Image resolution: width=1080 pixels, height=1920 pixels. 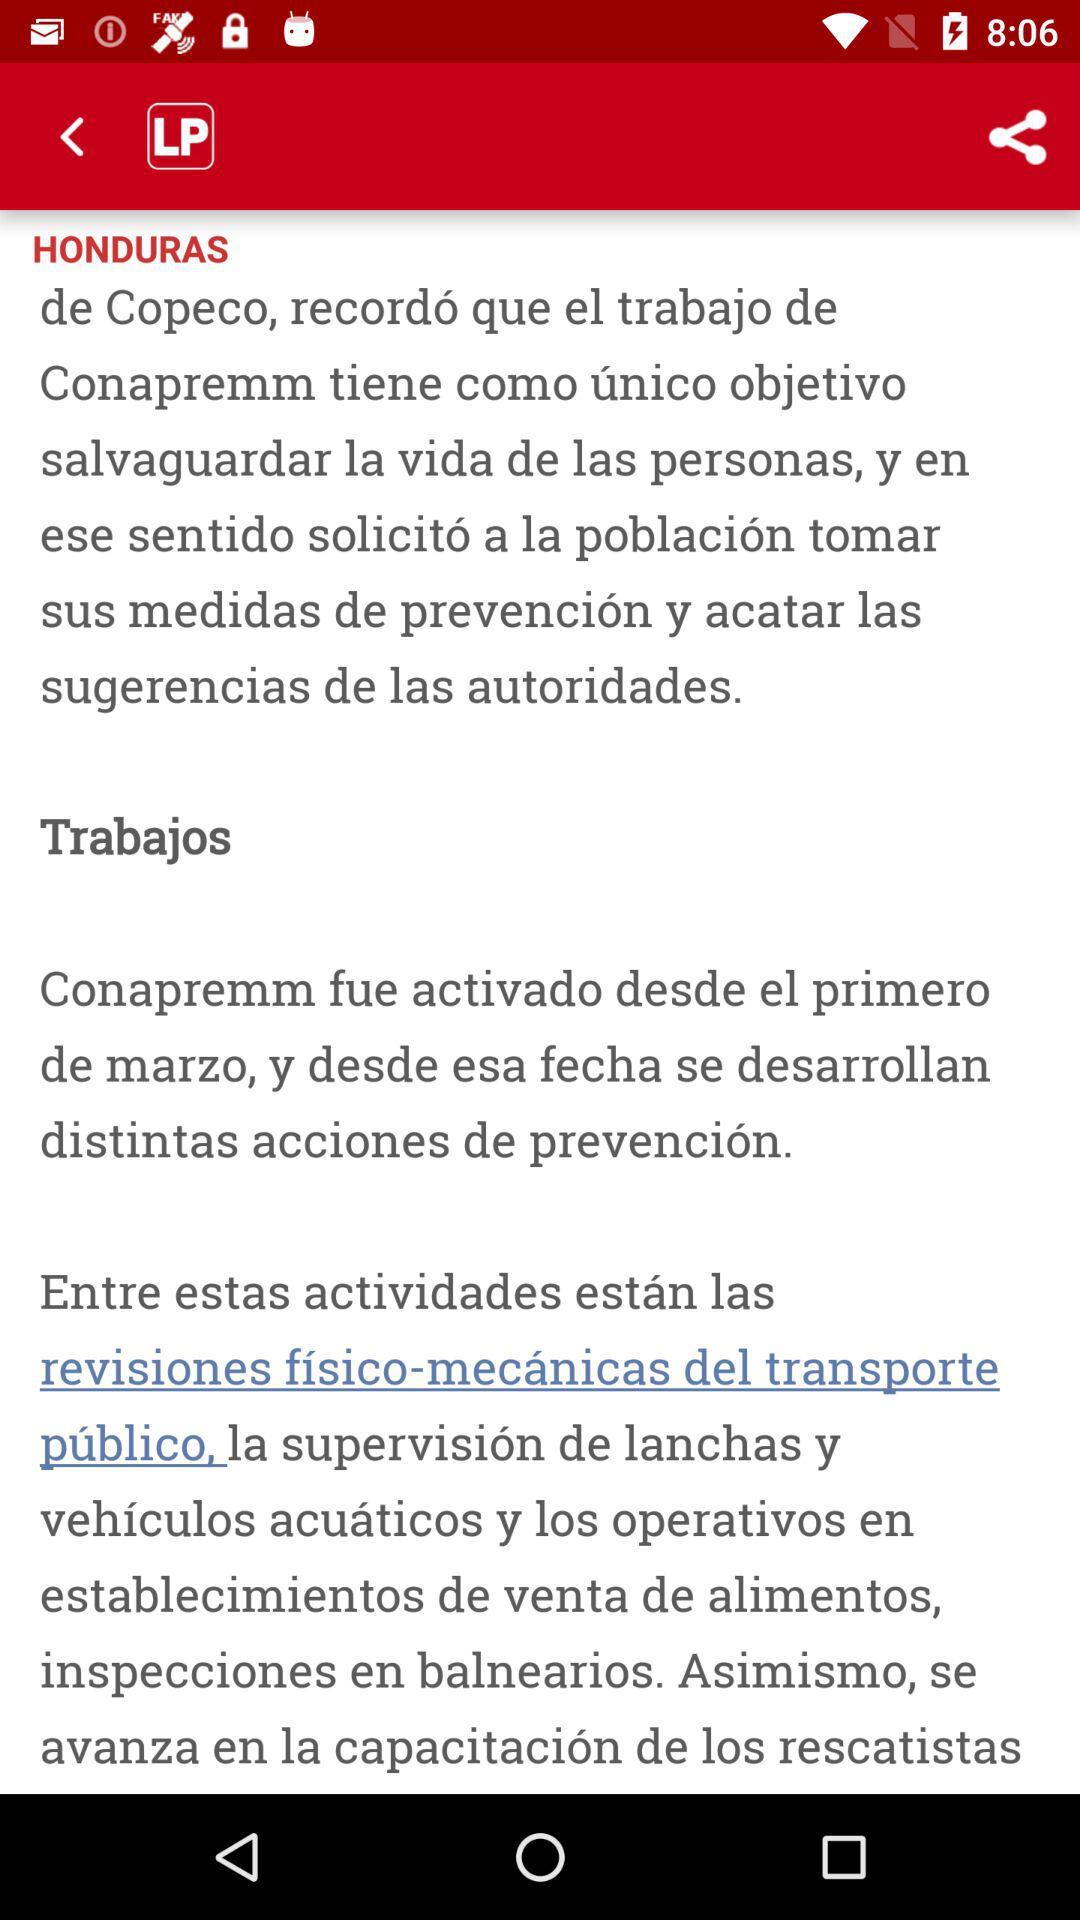 I want to click on icon at the center, so click(x=540, y=1032).